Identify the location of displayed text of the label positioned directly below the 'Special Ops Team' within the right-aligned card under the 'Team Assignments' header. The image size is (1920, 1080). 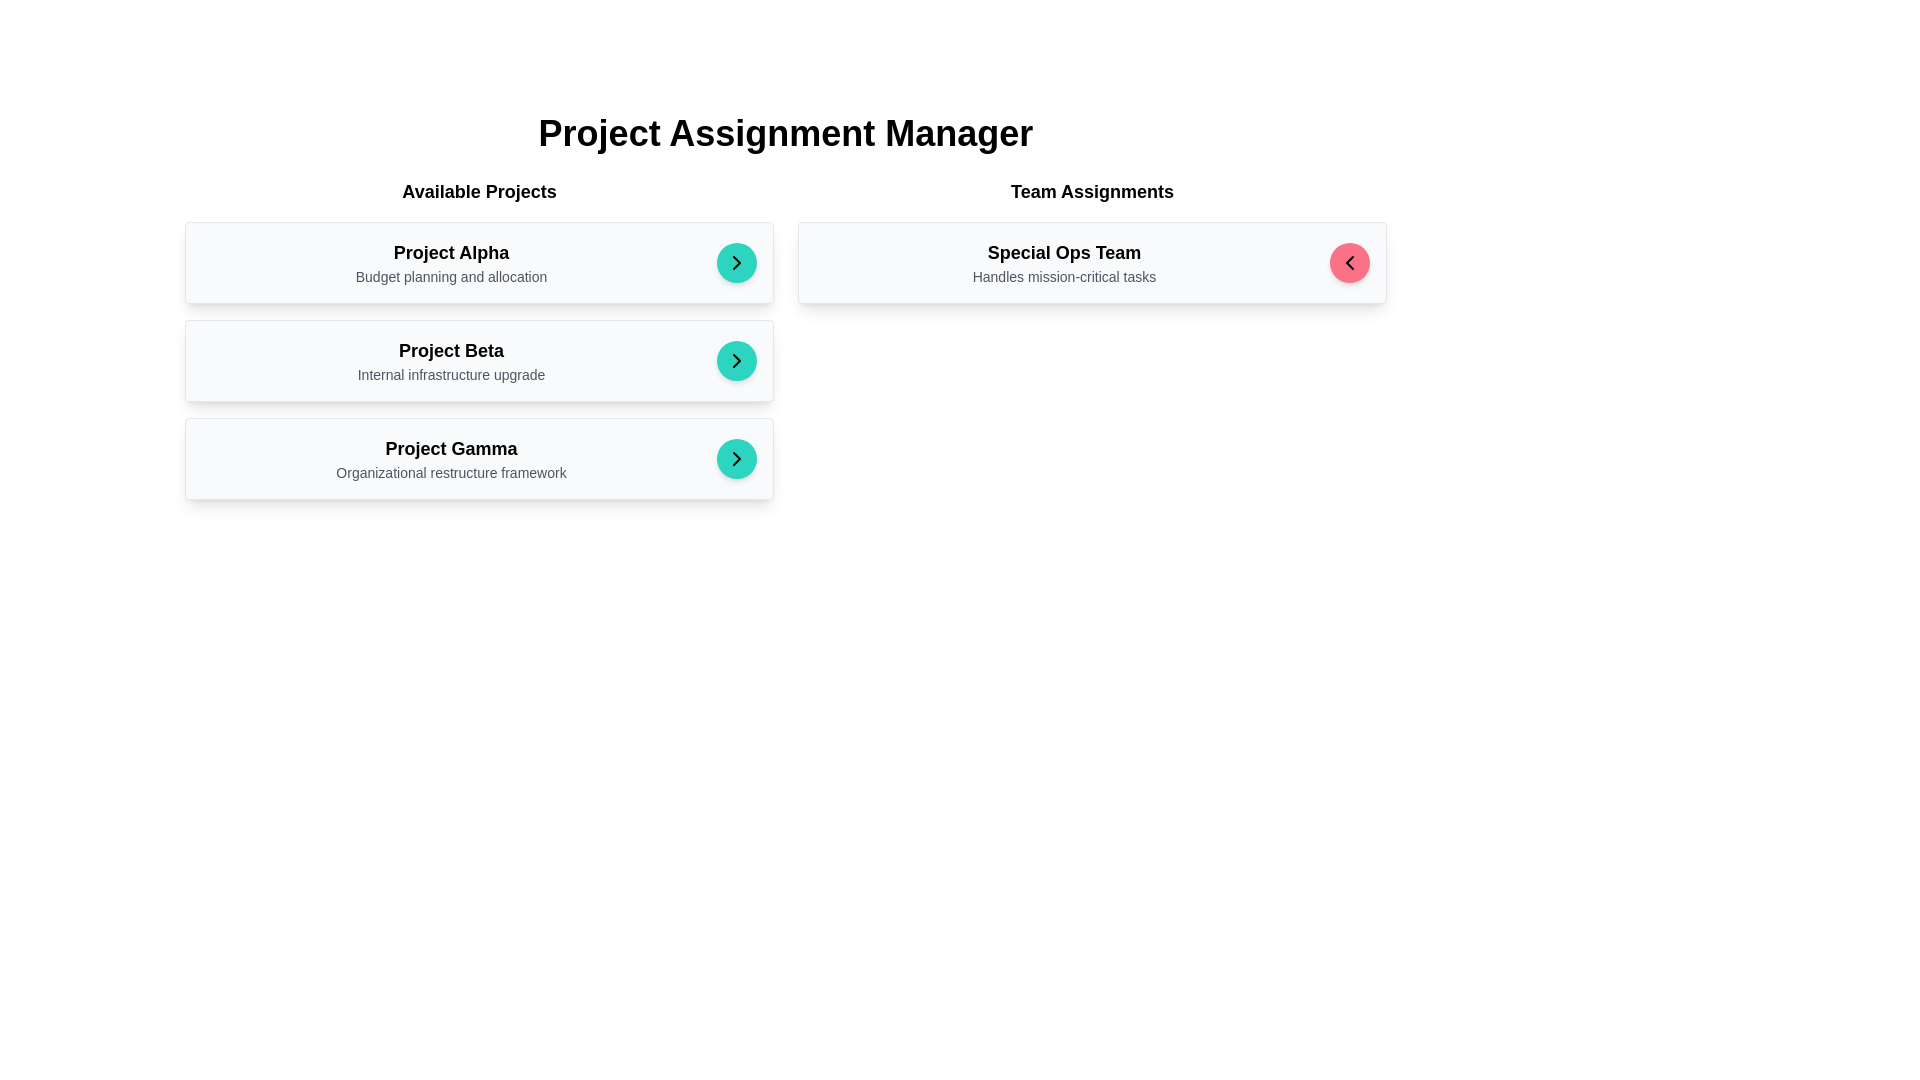
(1063, 277).